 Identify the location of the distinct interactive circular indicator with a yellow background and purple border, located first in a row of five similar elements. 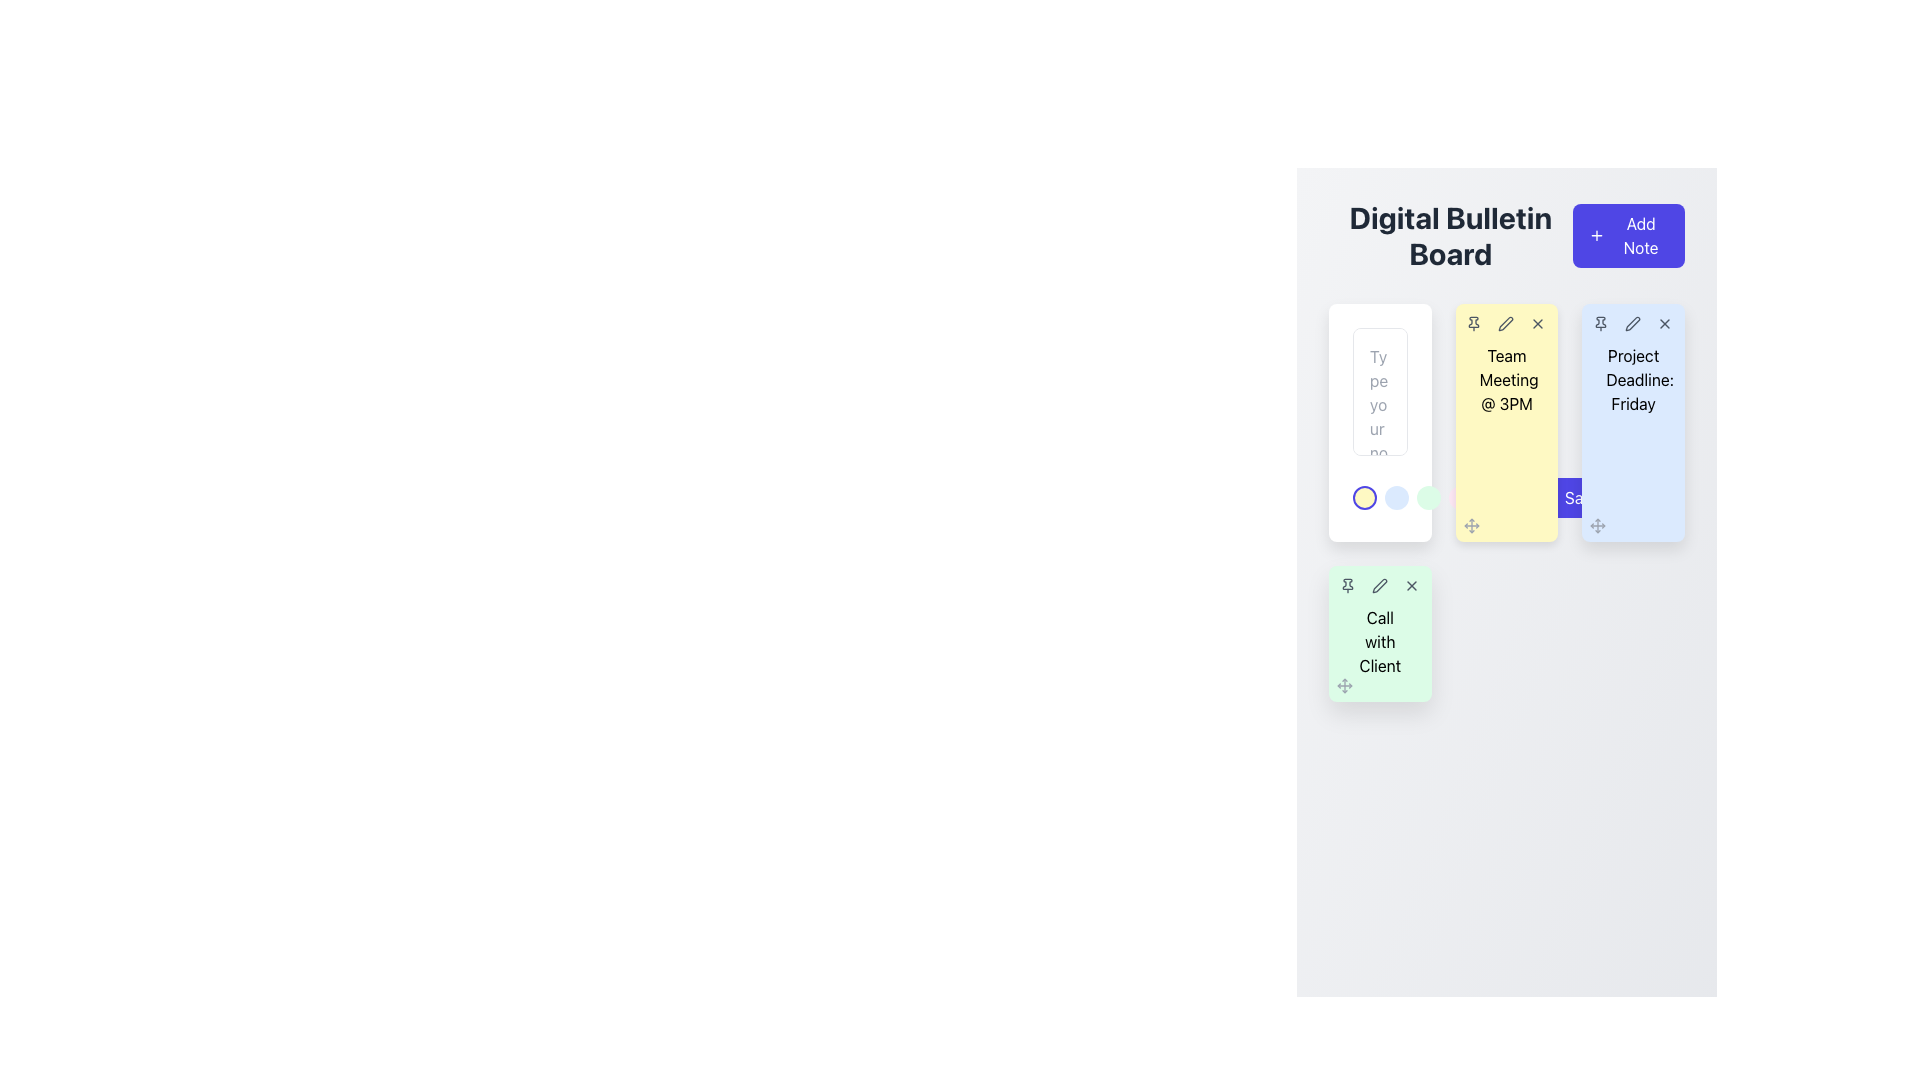
(1363, 496).